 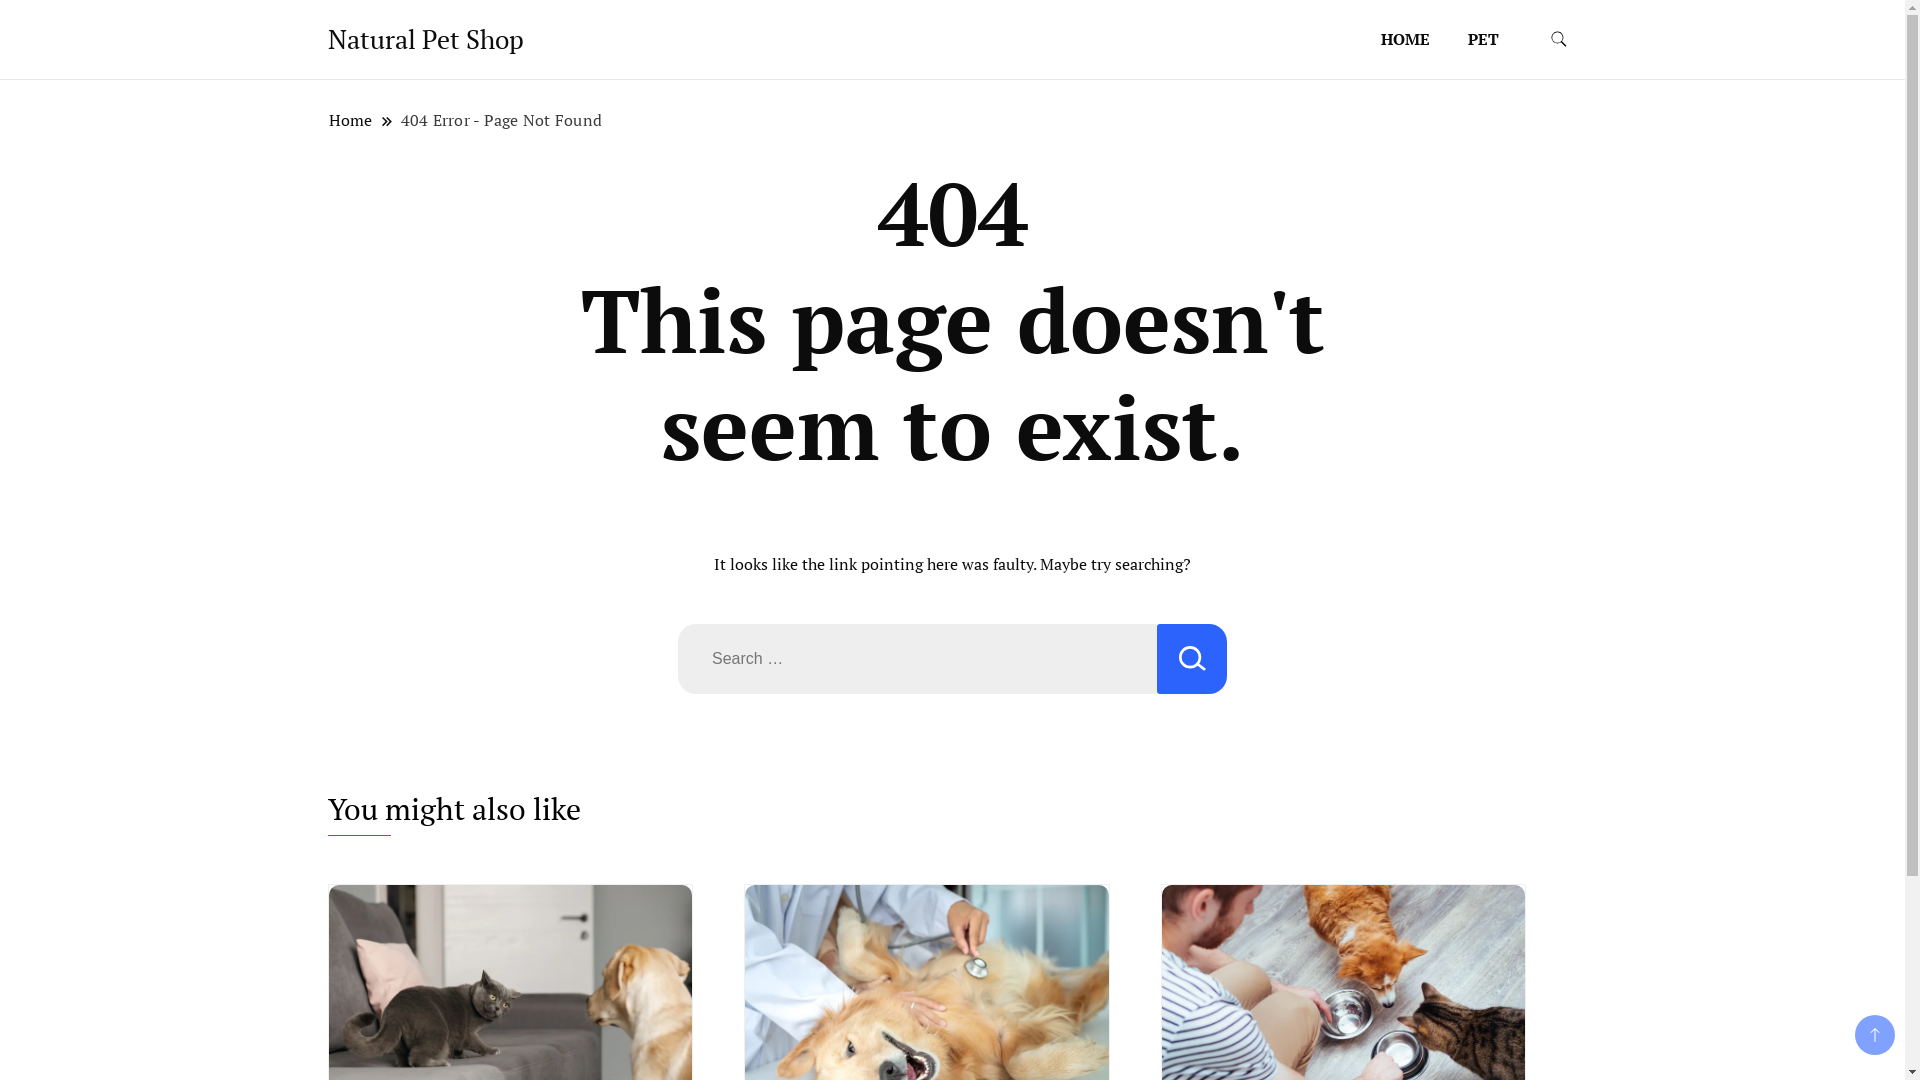 What do you see at coordinates (425, 38) in the screenshot?
I see `'Natural Pet Shop'` at bounding box center [425, 38].